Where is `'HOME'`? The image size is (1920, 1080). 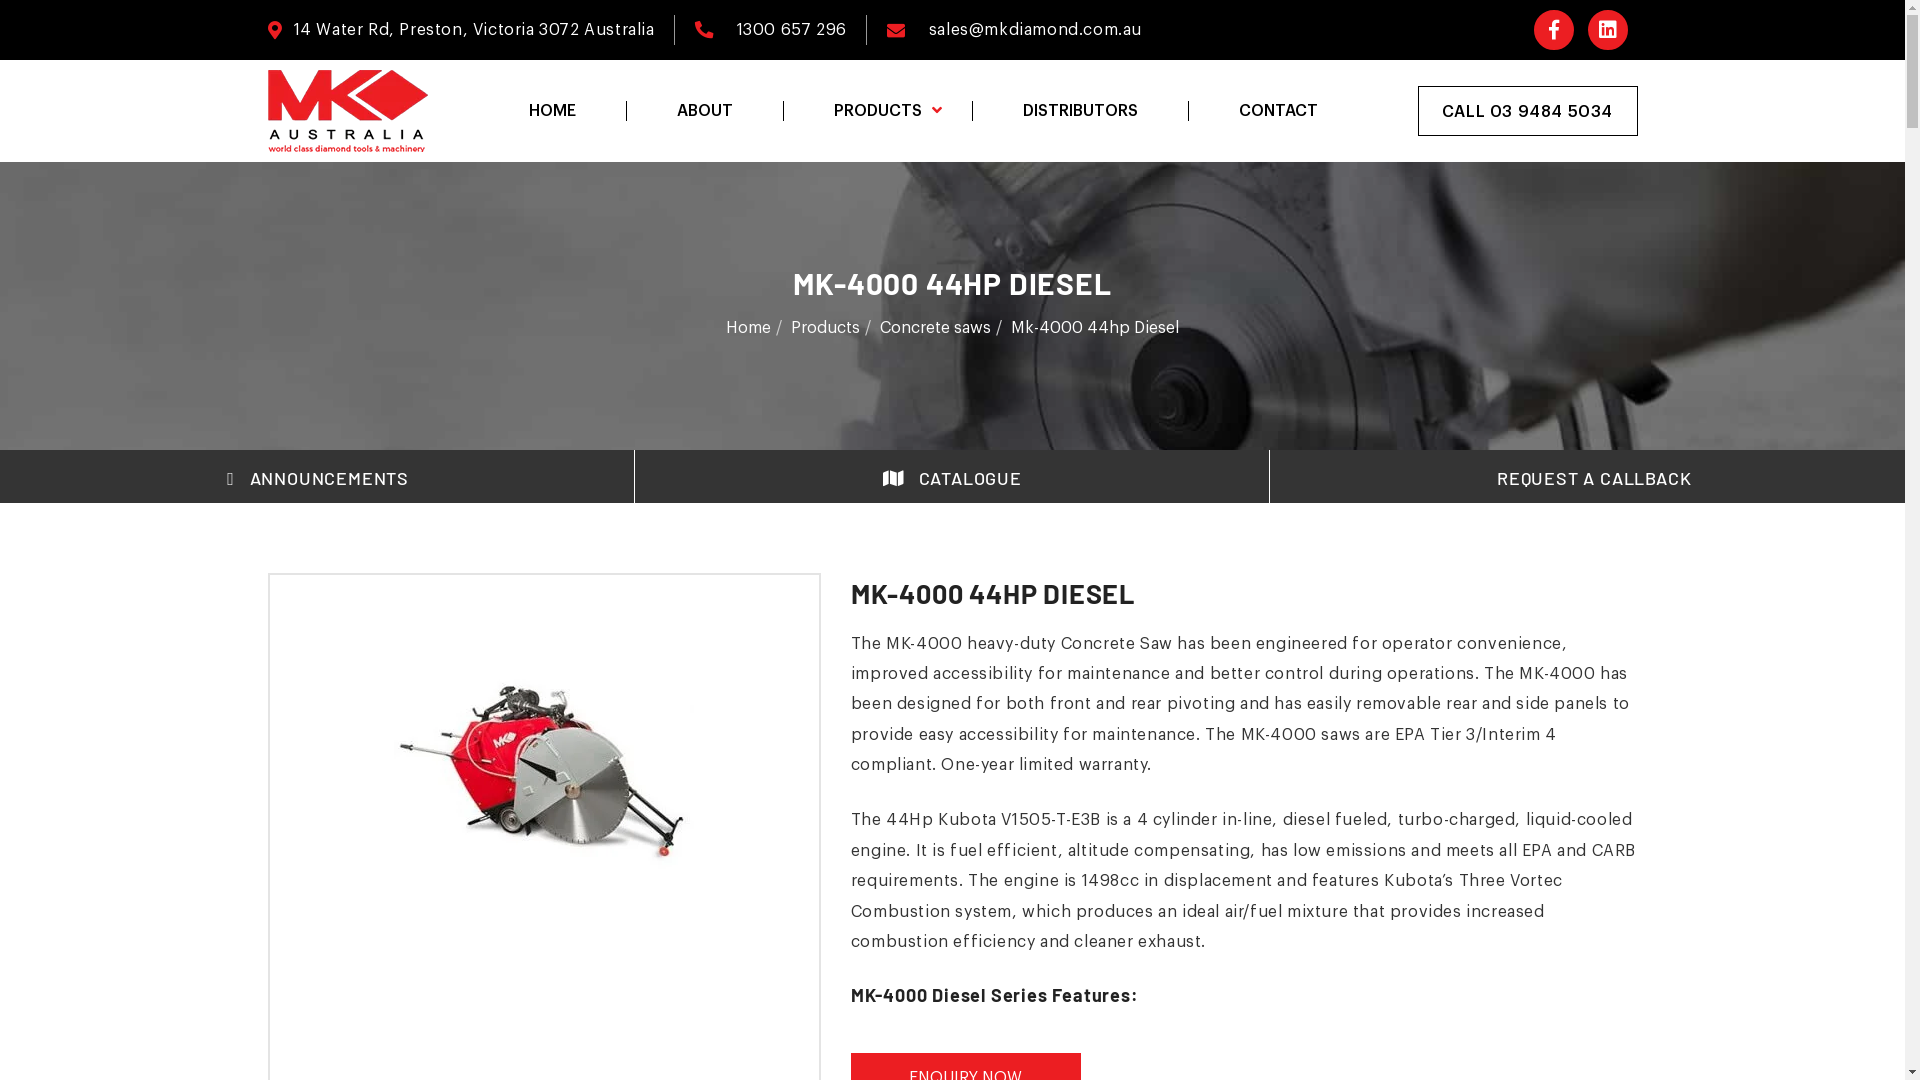
'HOME' is located at coordinates (551, 111).